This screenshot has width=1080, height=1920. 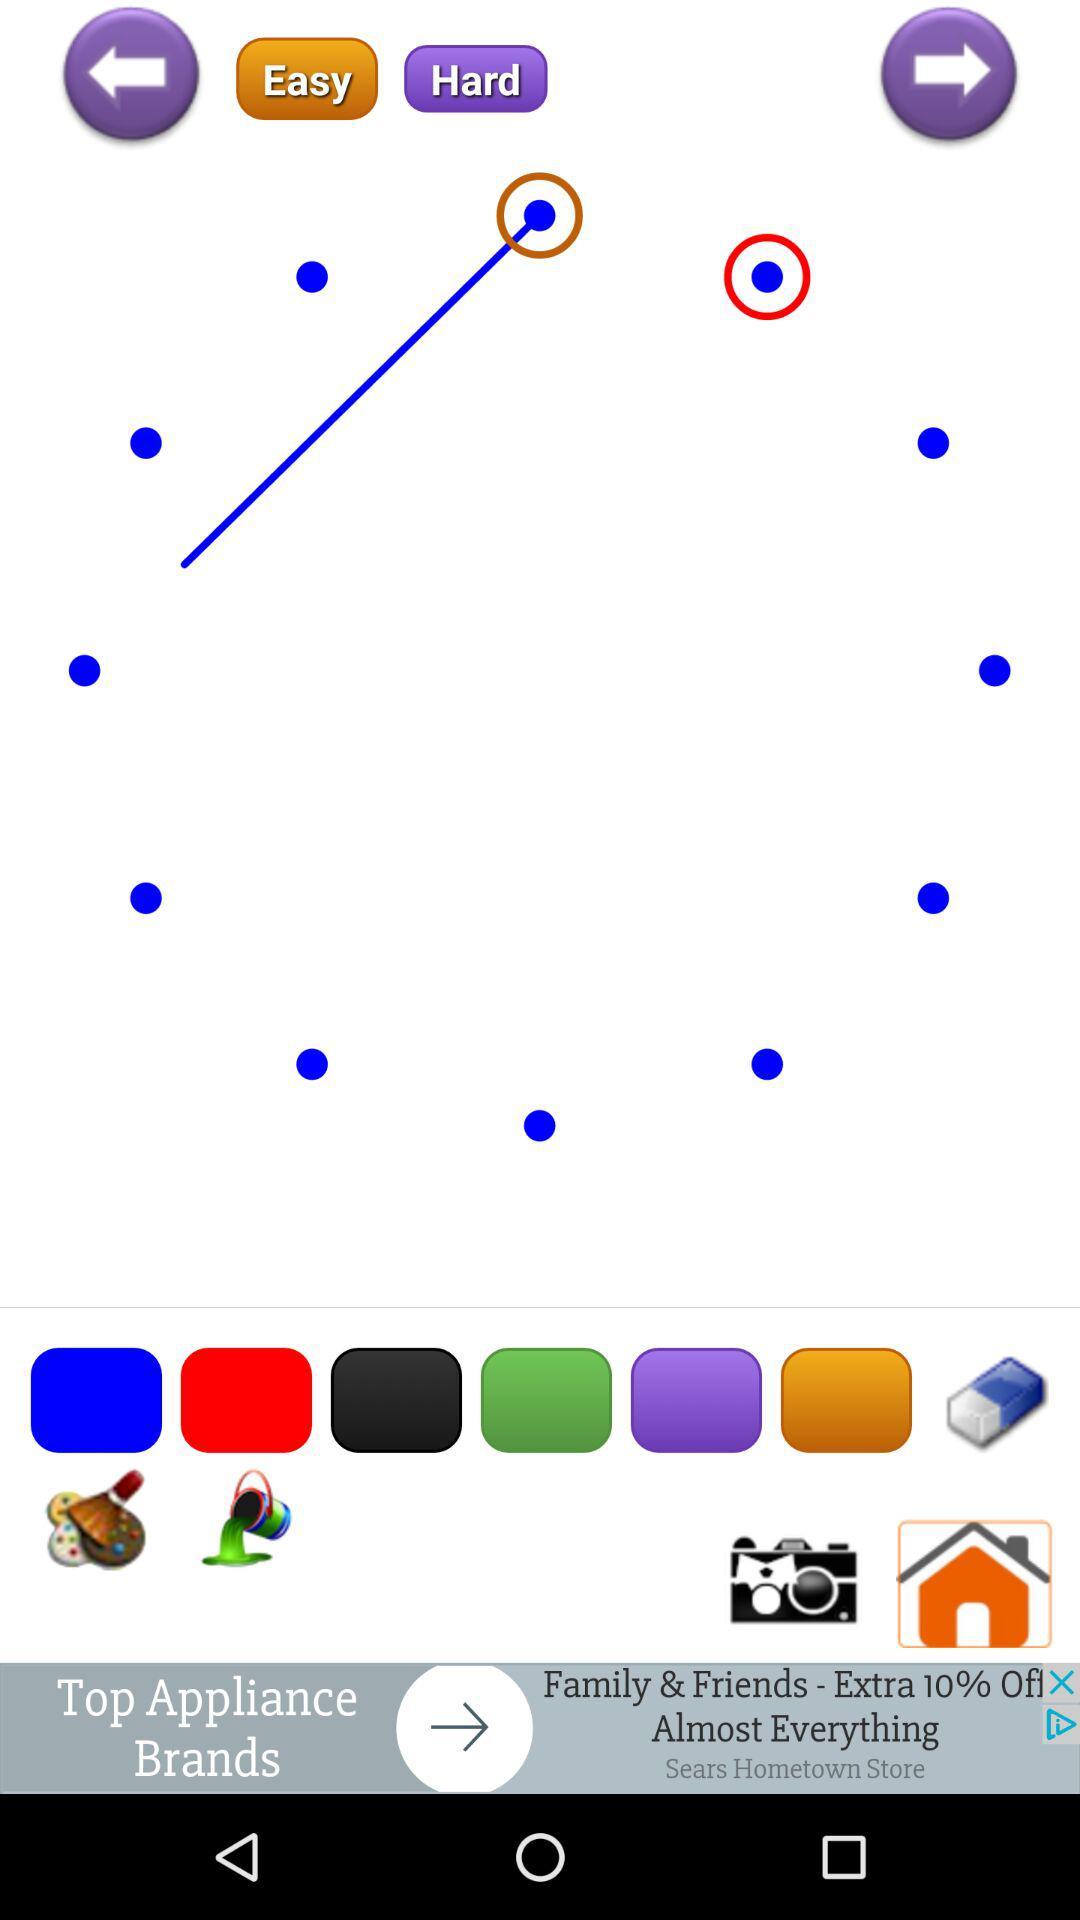 I want to click on the home icon, so click(x=974, y=1694).